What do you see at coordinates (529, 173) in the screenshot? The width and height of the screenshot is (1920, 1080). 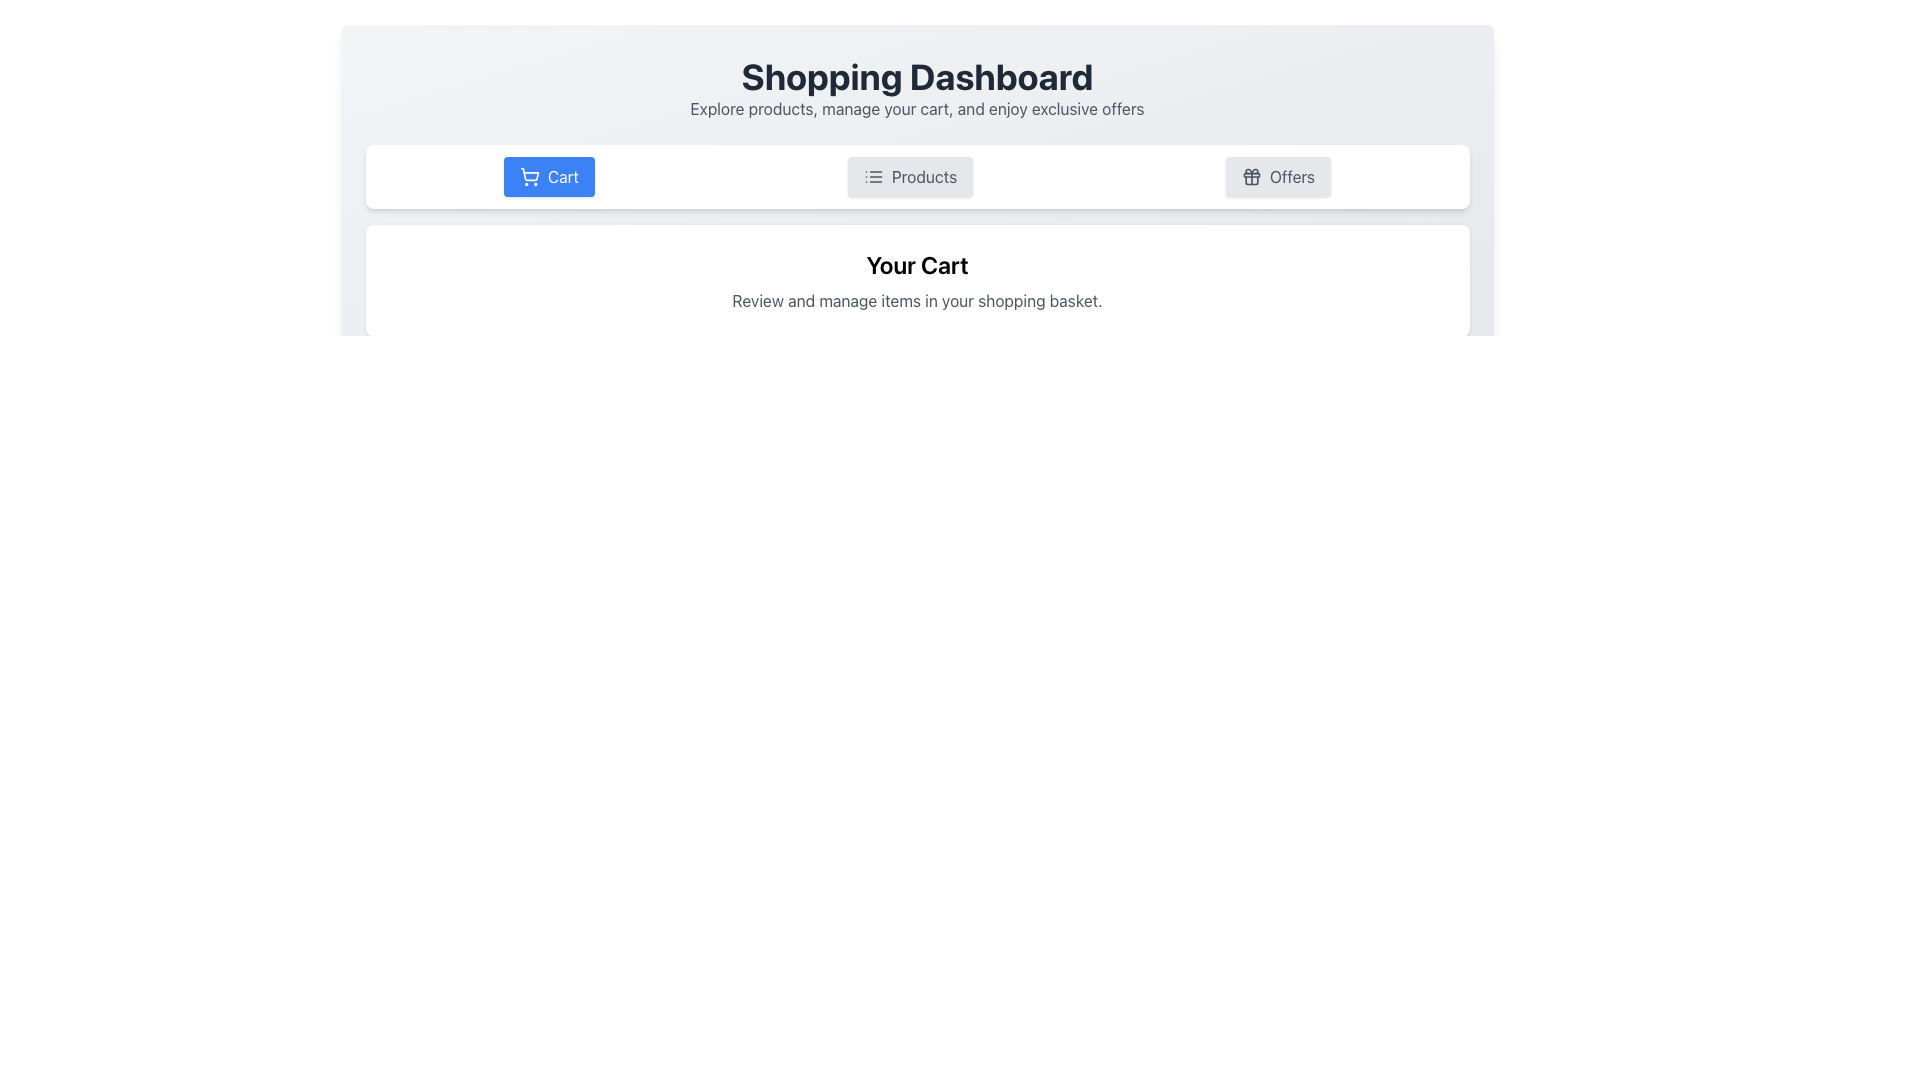 I see `the shopping cart icon, which serves as a visual indicator of the user's cart in the e-commerce interface` at bounding box center [529, 173].